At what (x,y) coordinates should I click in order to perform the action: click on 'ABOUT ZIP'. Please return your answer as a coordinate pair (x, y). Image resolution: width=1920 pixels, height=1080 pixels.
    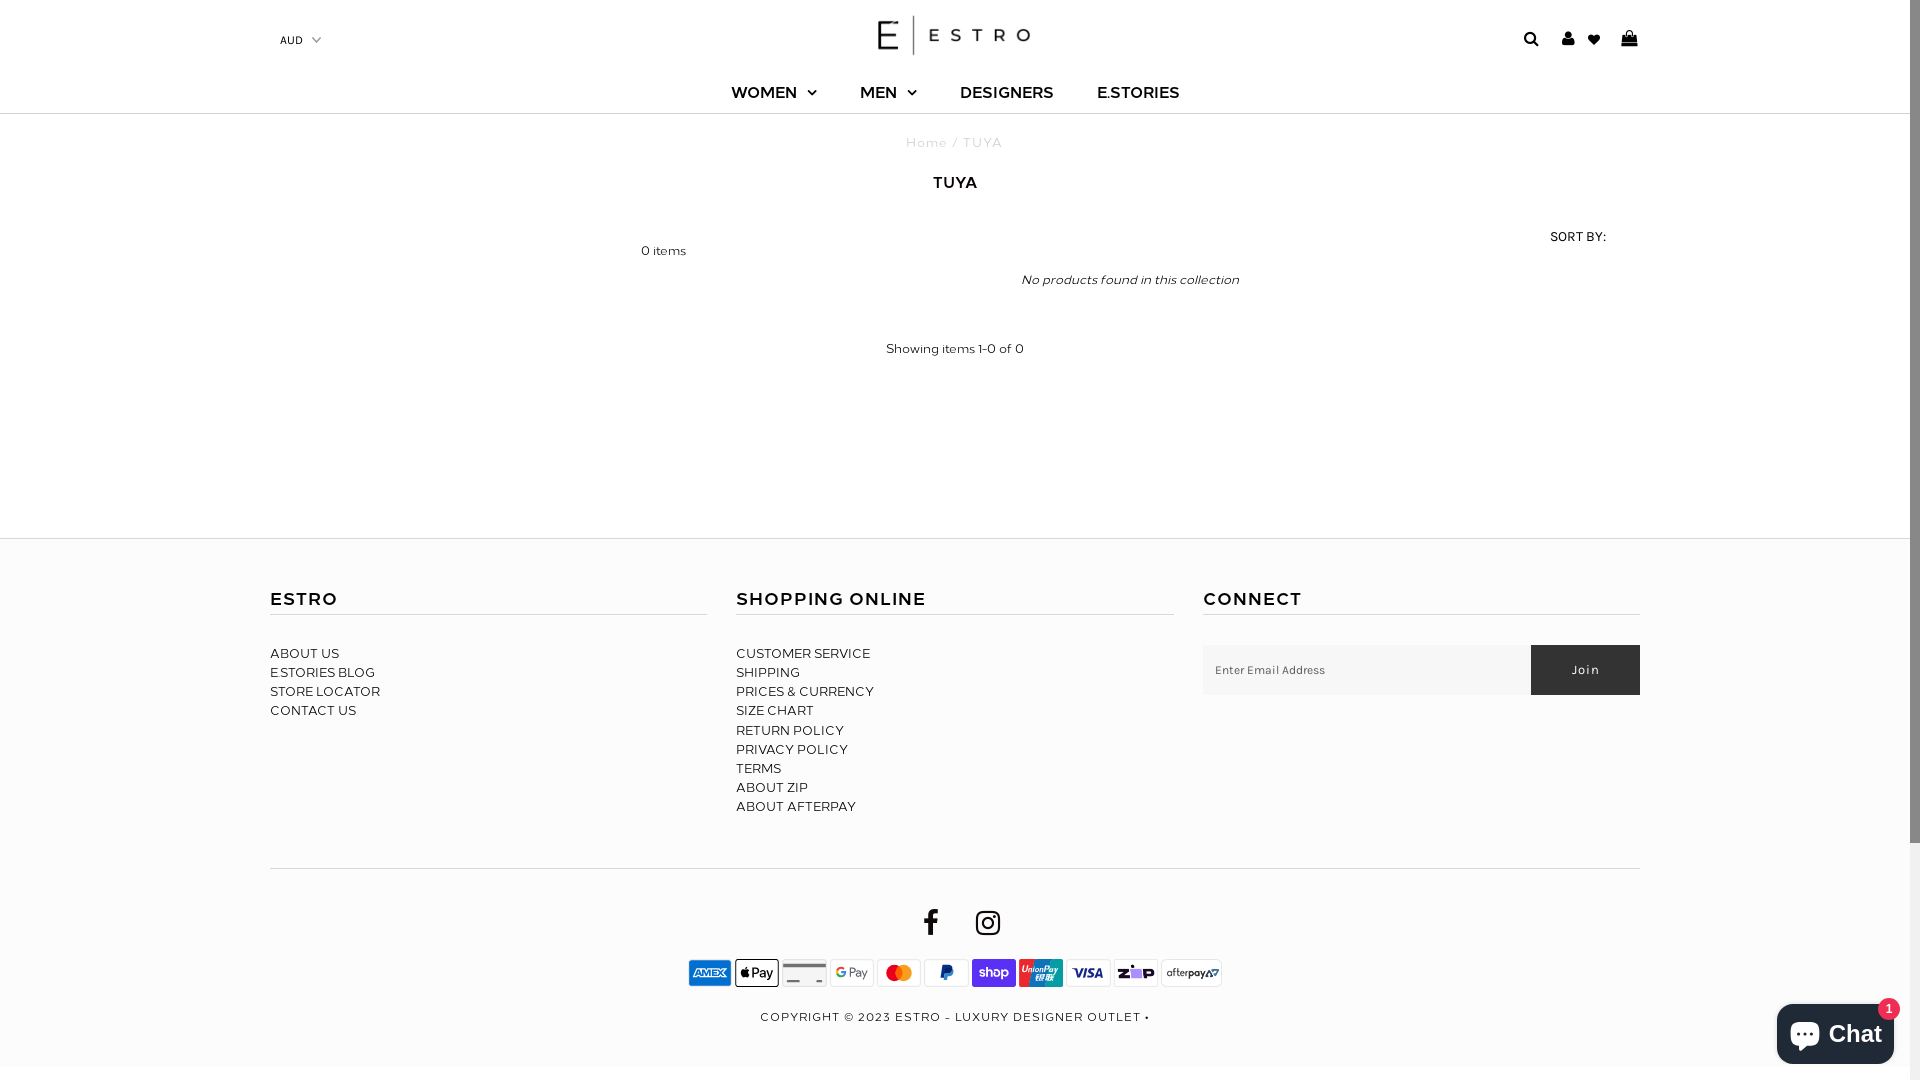
    Looking at the image, I should click on (771, 786).